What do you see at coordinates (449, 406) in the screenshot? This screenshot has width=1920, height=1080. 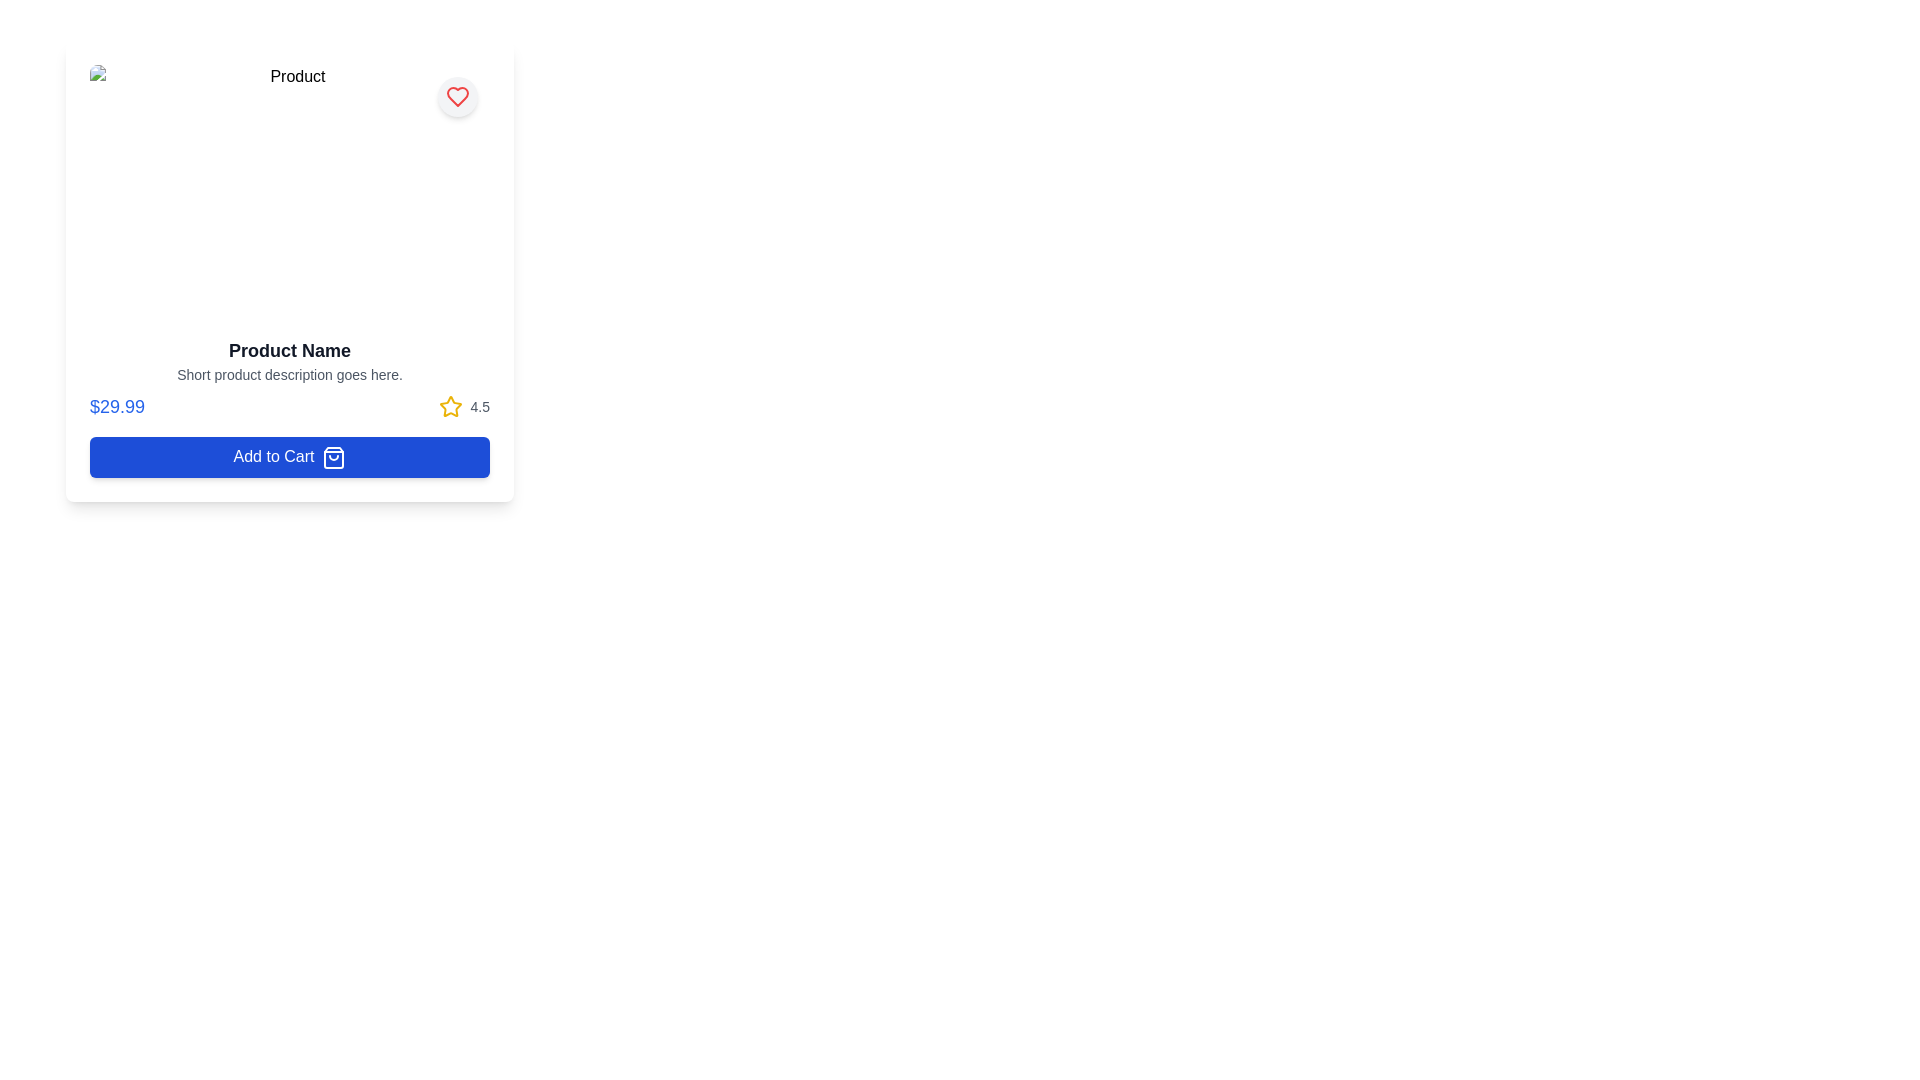 I see `the star icon representing the rating in the product card, located to the left of the numerical label '4.5'` at bounding box center [449, 406].